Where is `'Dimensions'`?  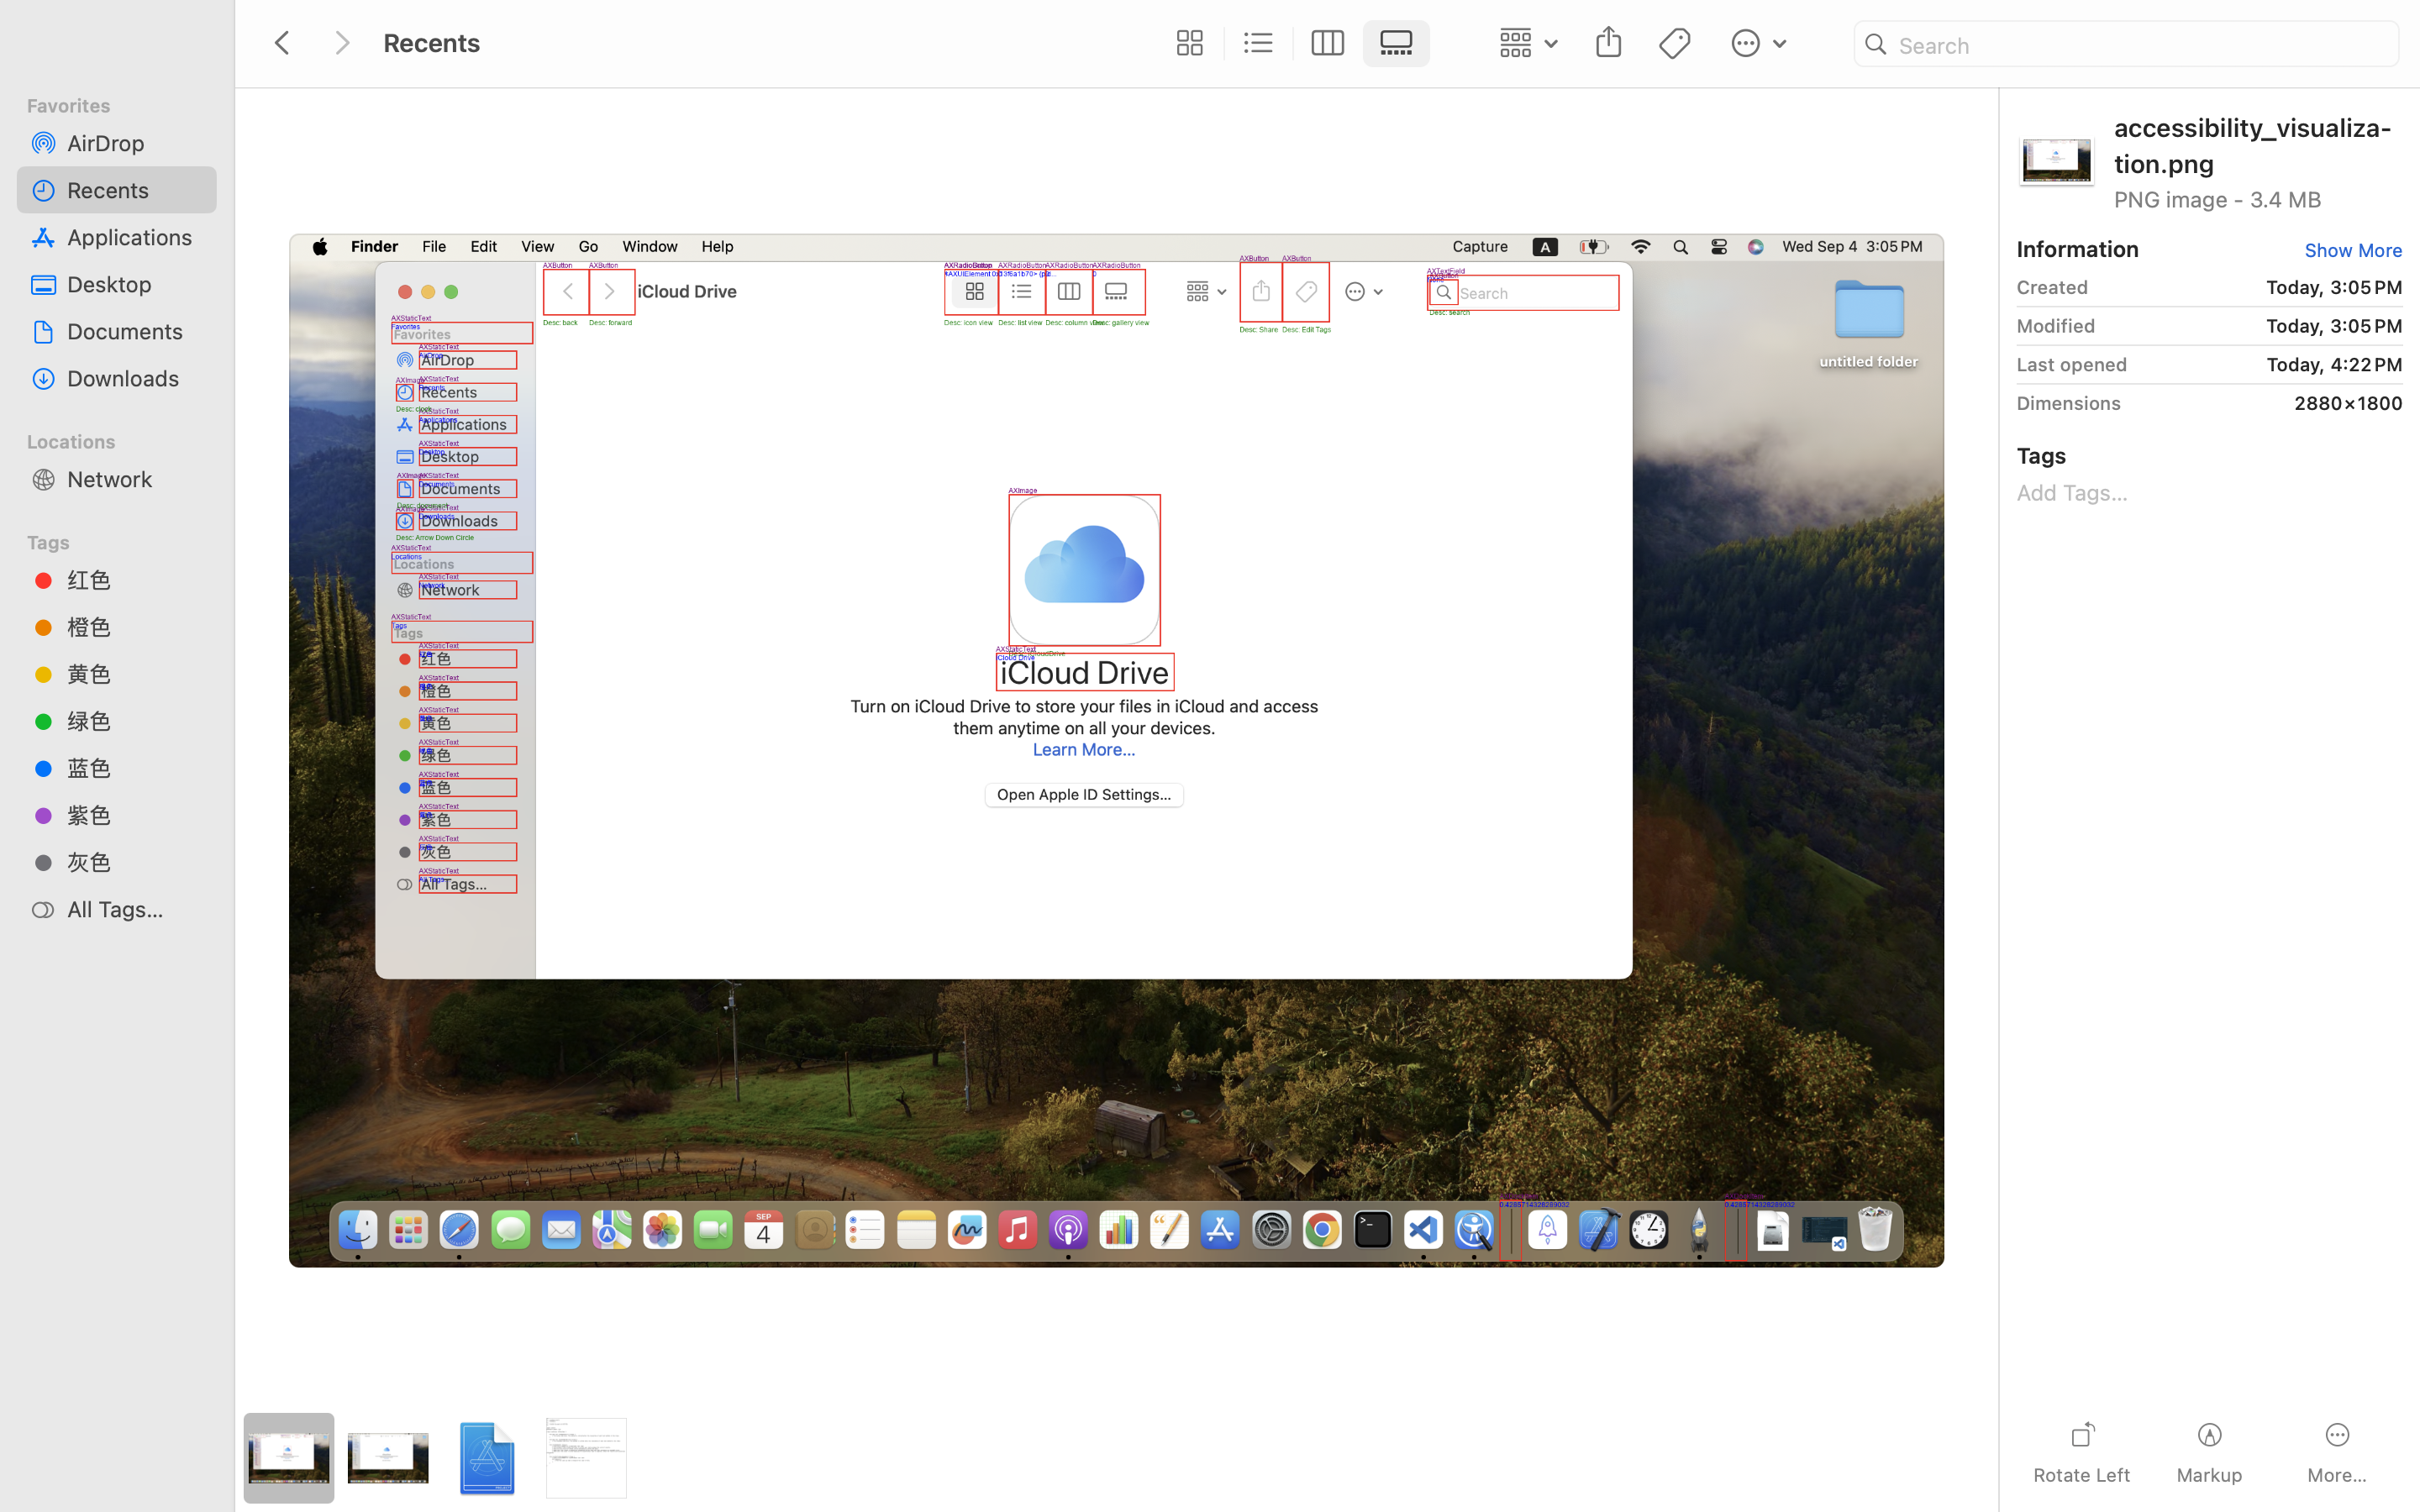
'Dimensions' is located at coordinates (2068, 403).